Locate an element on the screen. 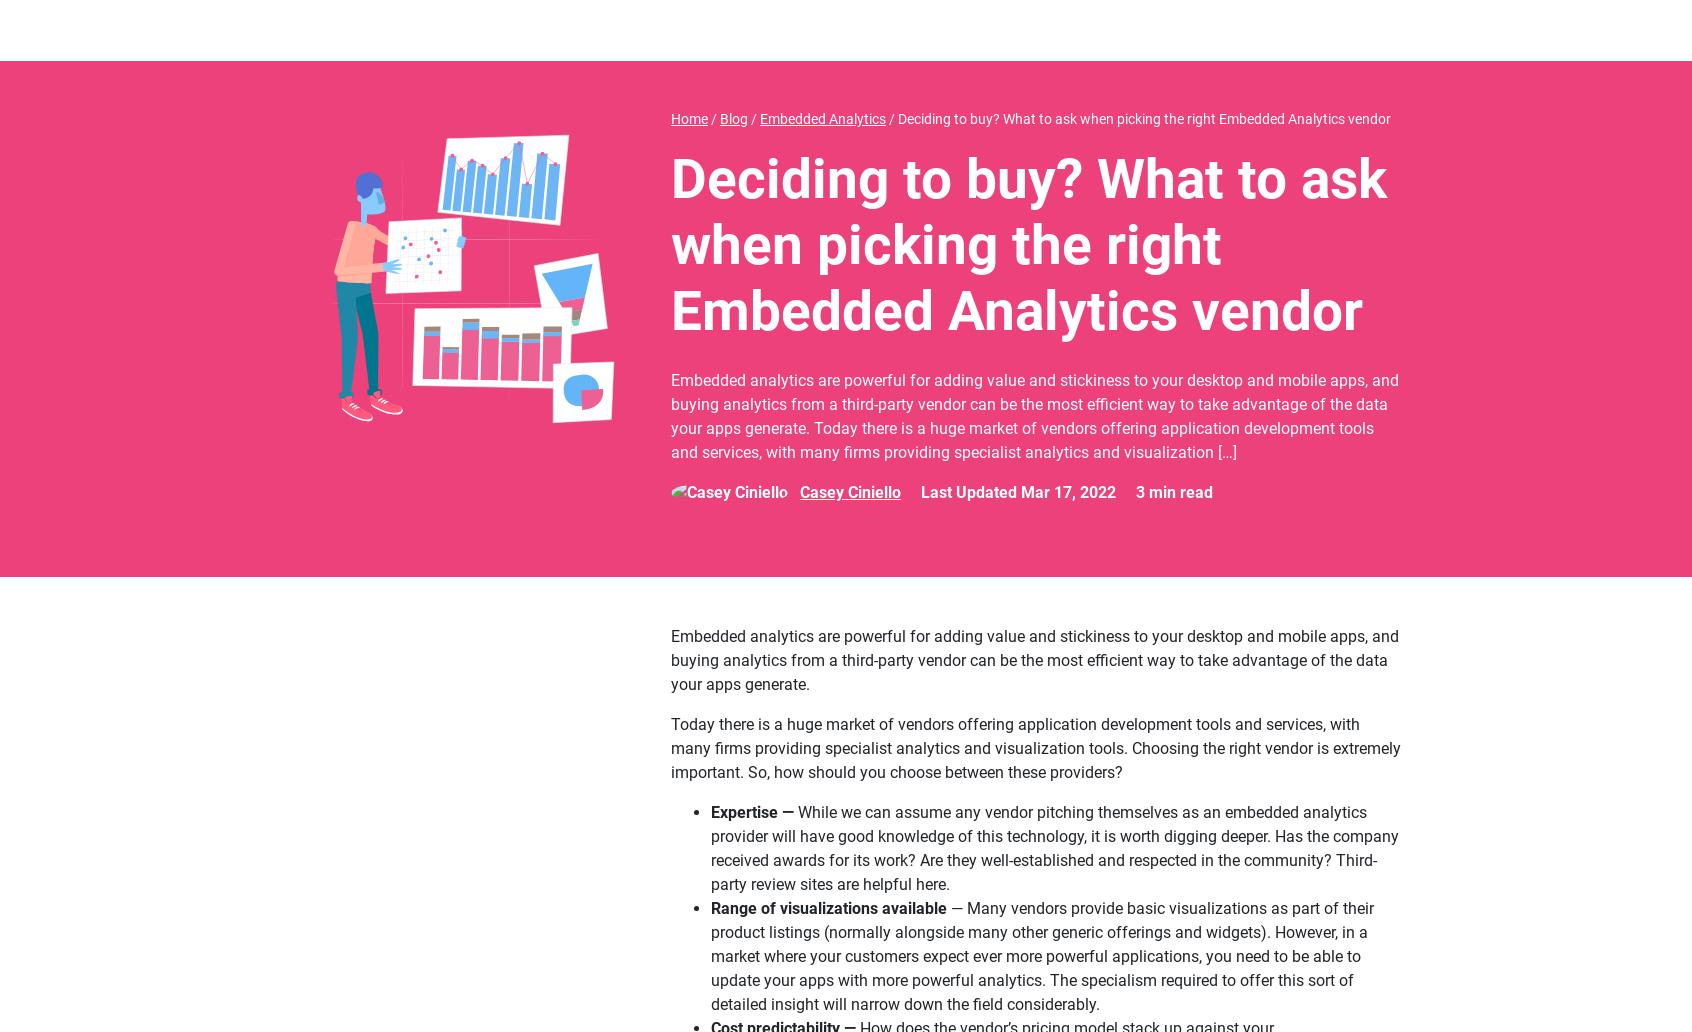 The width and height of the screenshot is (1692, 1032). 'How easy is it to customize the service? Is it easy for you to modify the look and feel of the analytics tool so it looks and feels like the rest of your app?' is located at coordinates (1052, 153).